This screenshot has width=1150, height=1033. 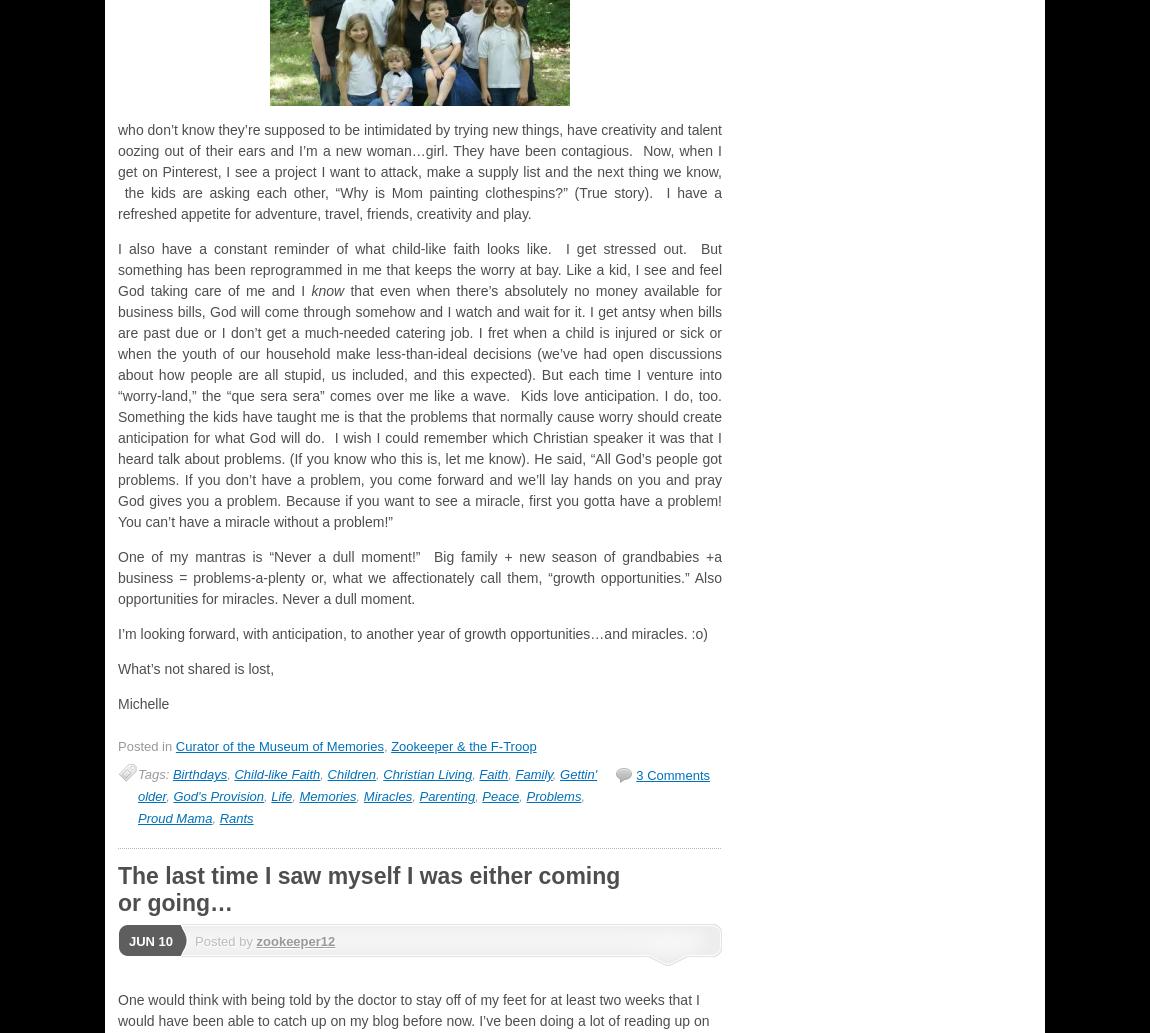 What do you see at coordinates (149, 939) in the screenshot?
I see `'Jun 10'` at bounding box center [149, 939].